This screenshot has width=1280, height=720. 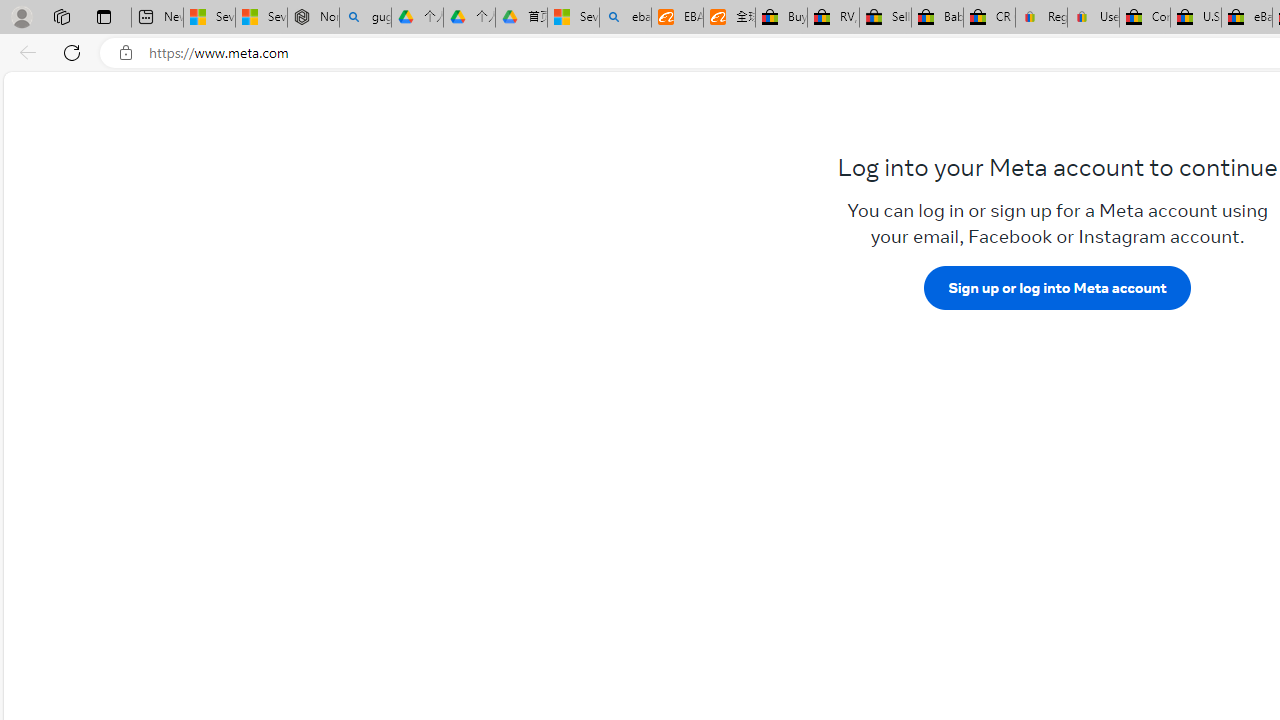 I want to click on 'Register: Create a personal eBay account', so click(x=1040, y=17).